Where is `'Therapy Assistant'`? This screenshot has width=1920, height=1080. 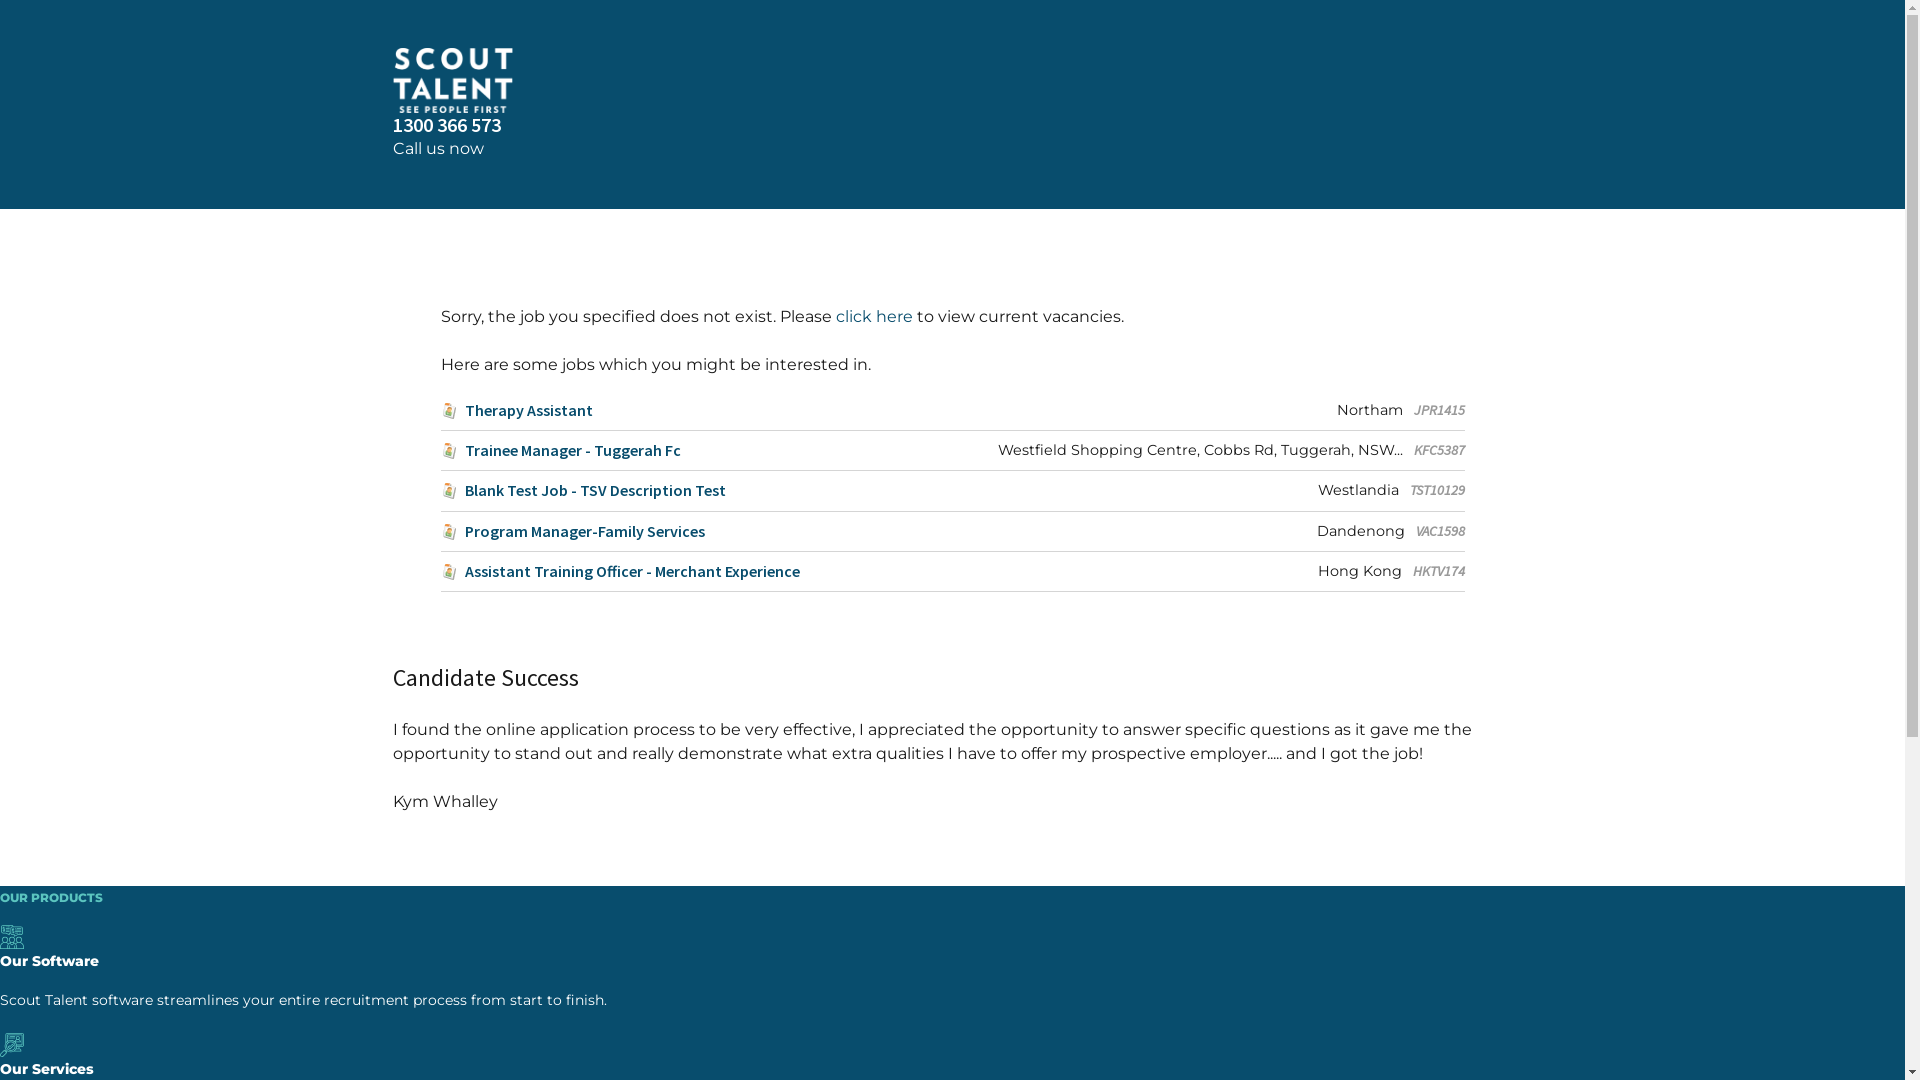 'Therapy Assistant' is located at coordinates (515, 409).